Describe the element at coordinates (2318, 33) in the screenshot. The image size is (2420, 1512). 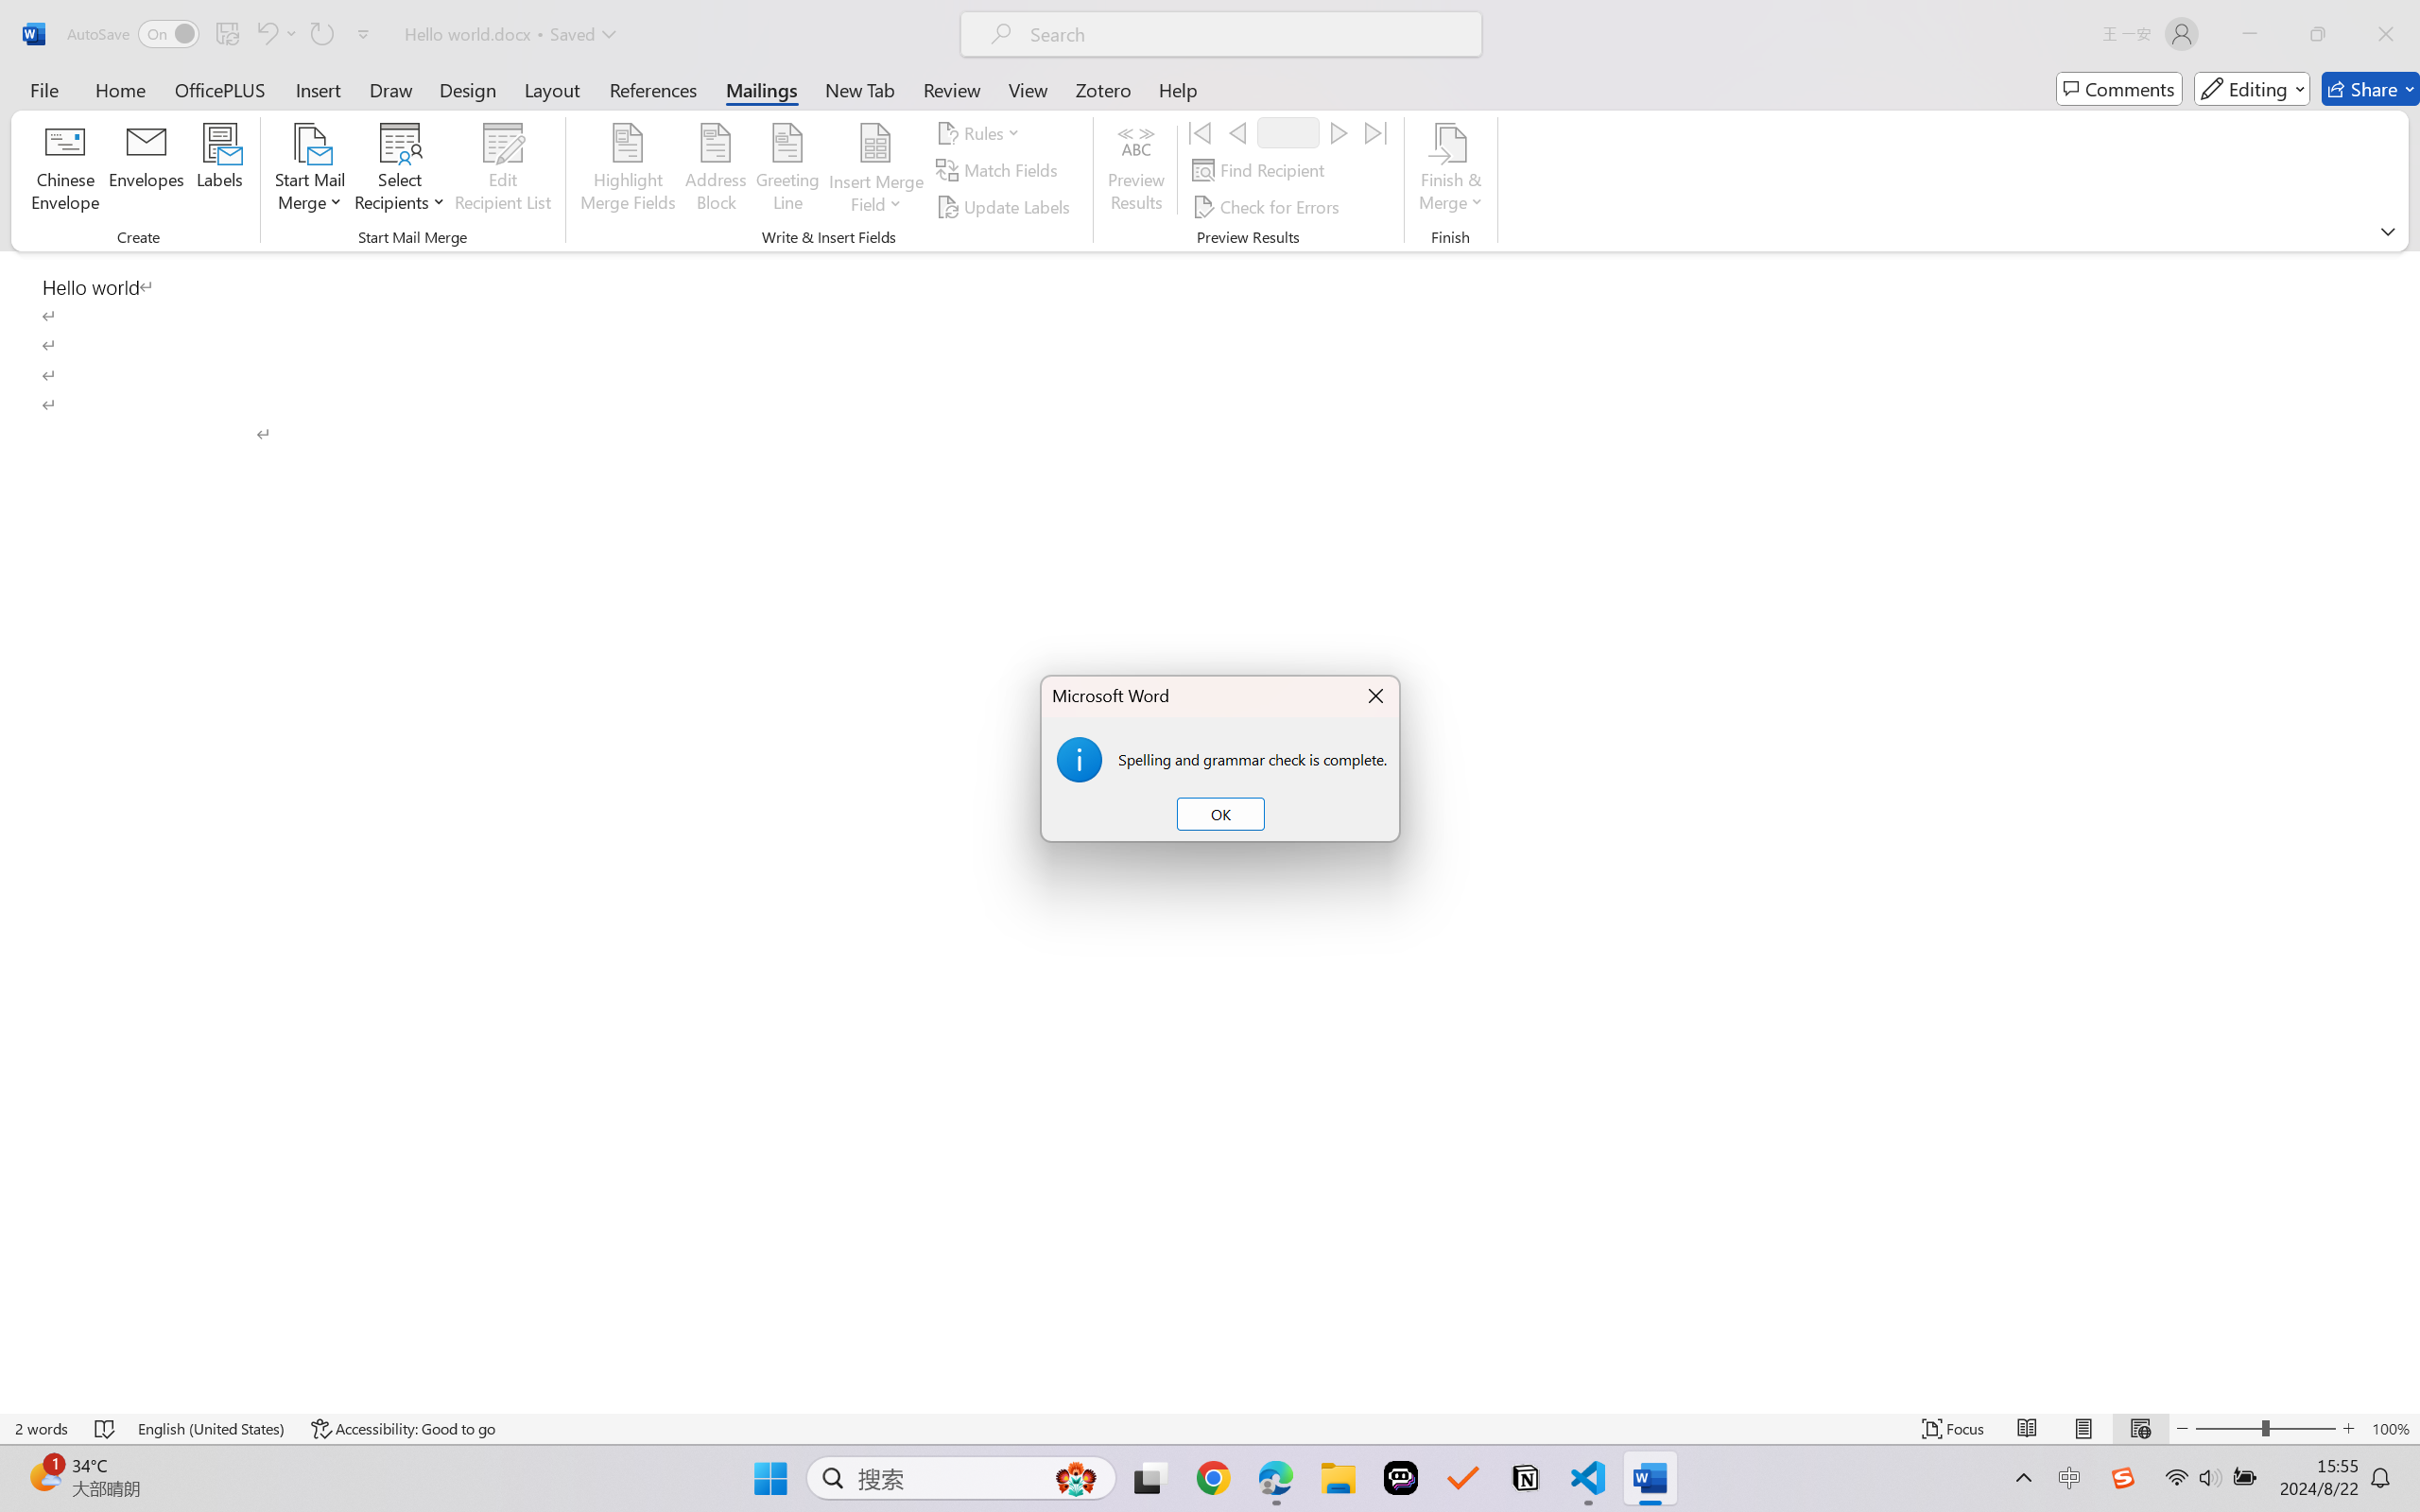
I see `'Restore Down'` at that location.